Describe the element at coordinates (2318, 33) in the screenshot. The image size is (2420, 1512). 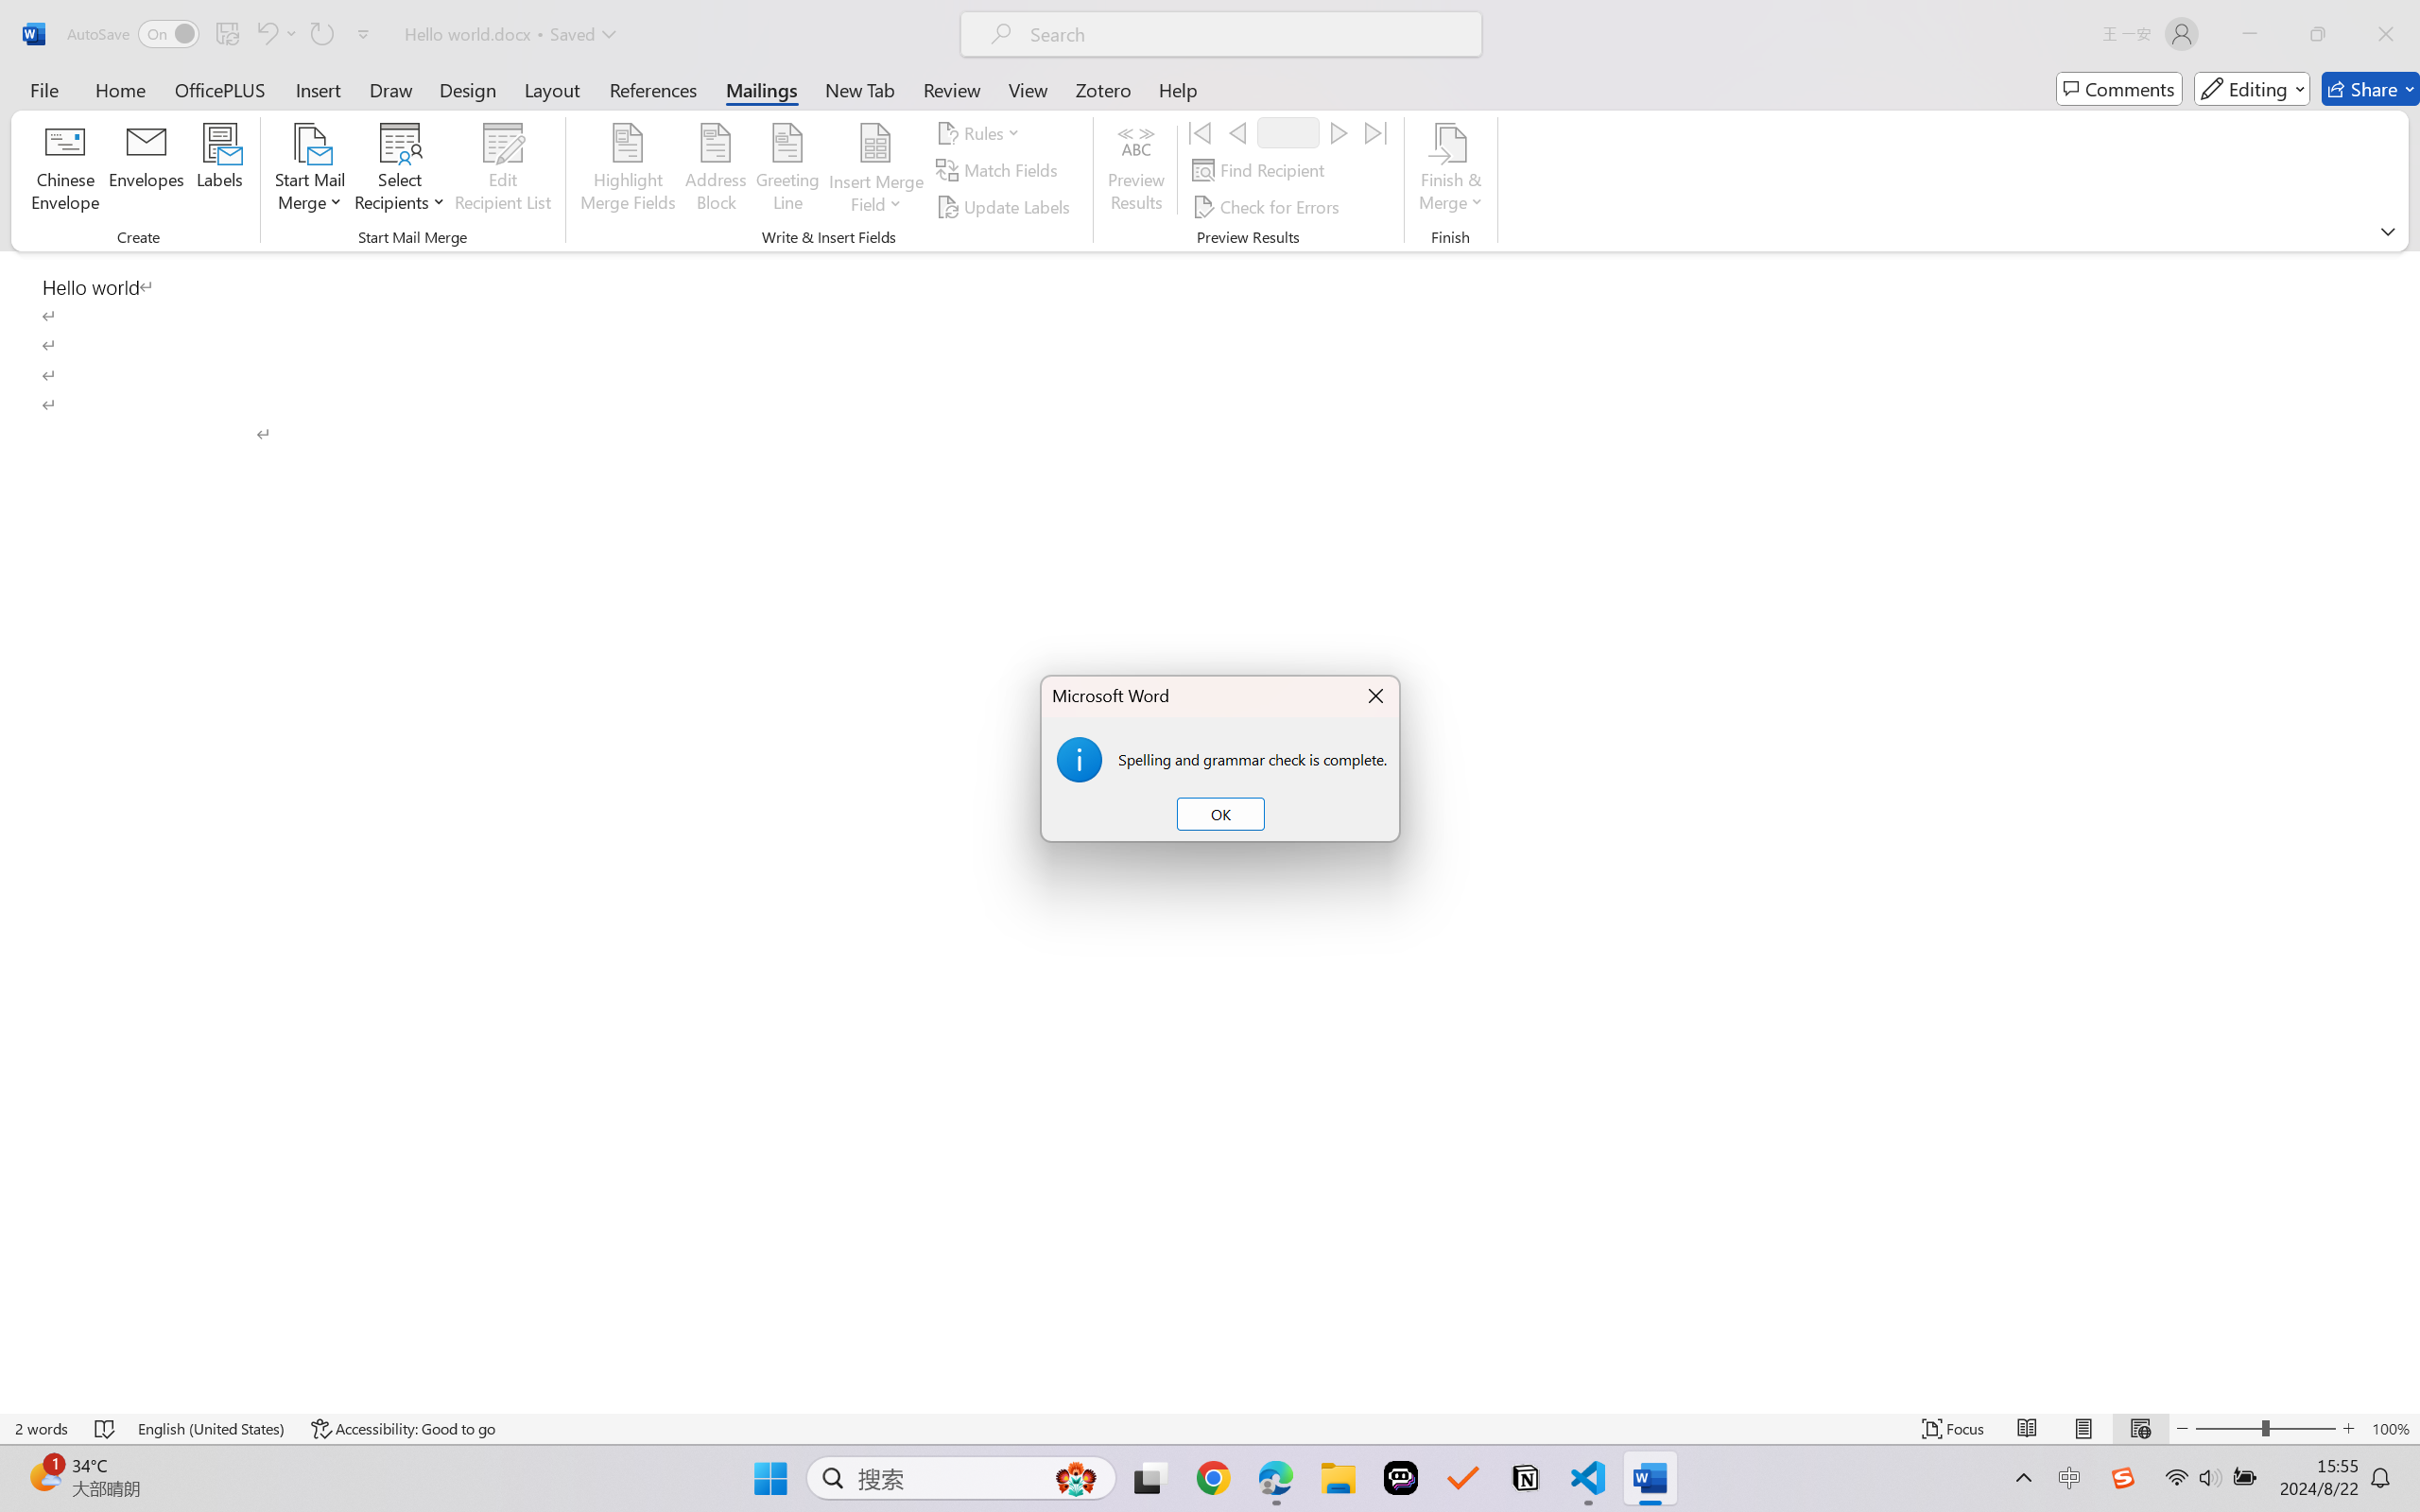
I see `'Restore Down'` at that location.